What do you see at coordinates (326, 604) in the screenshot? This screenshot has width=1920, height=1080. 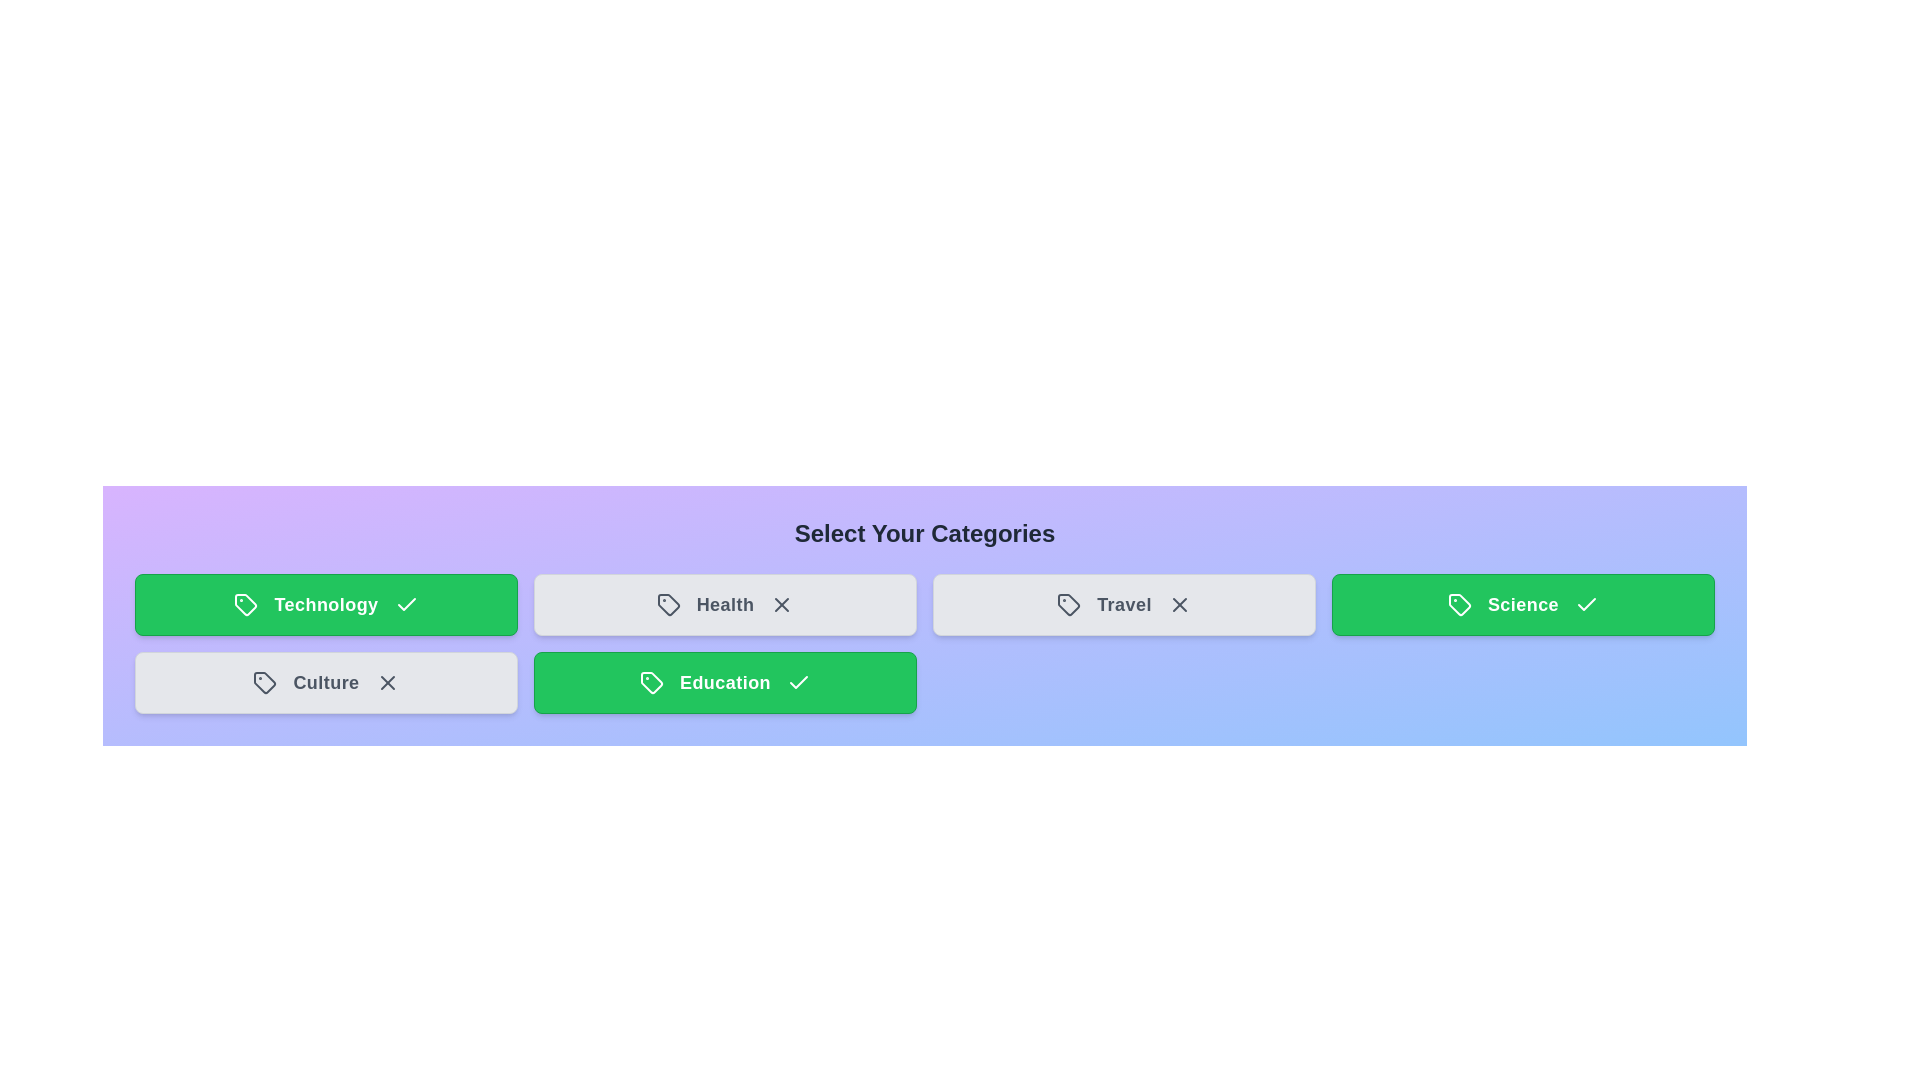 I see `the category tile labeled Technology` at bounding box center [326, 604].